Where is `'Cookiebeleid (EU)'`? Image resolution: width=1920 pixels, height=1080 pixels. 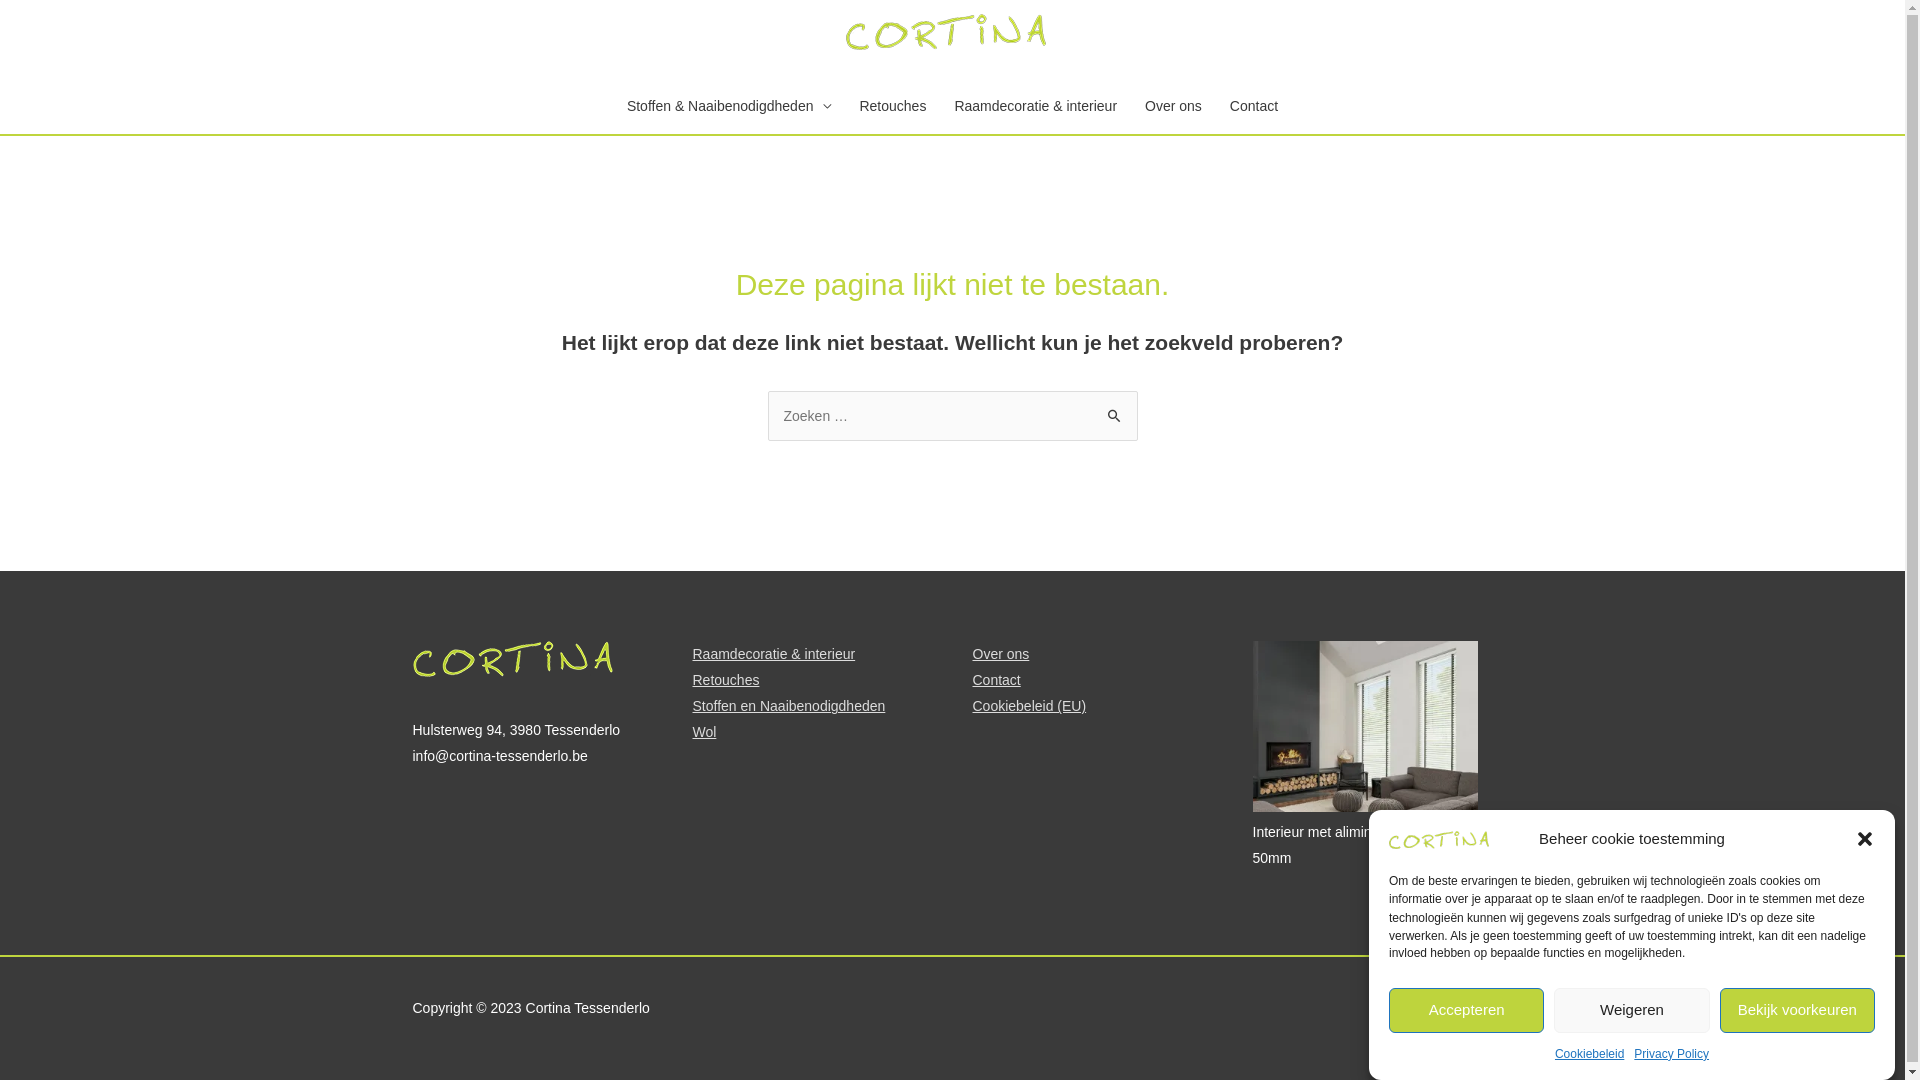 'Cookiebeleid (EU)' is located at coordinates (1028, 704).